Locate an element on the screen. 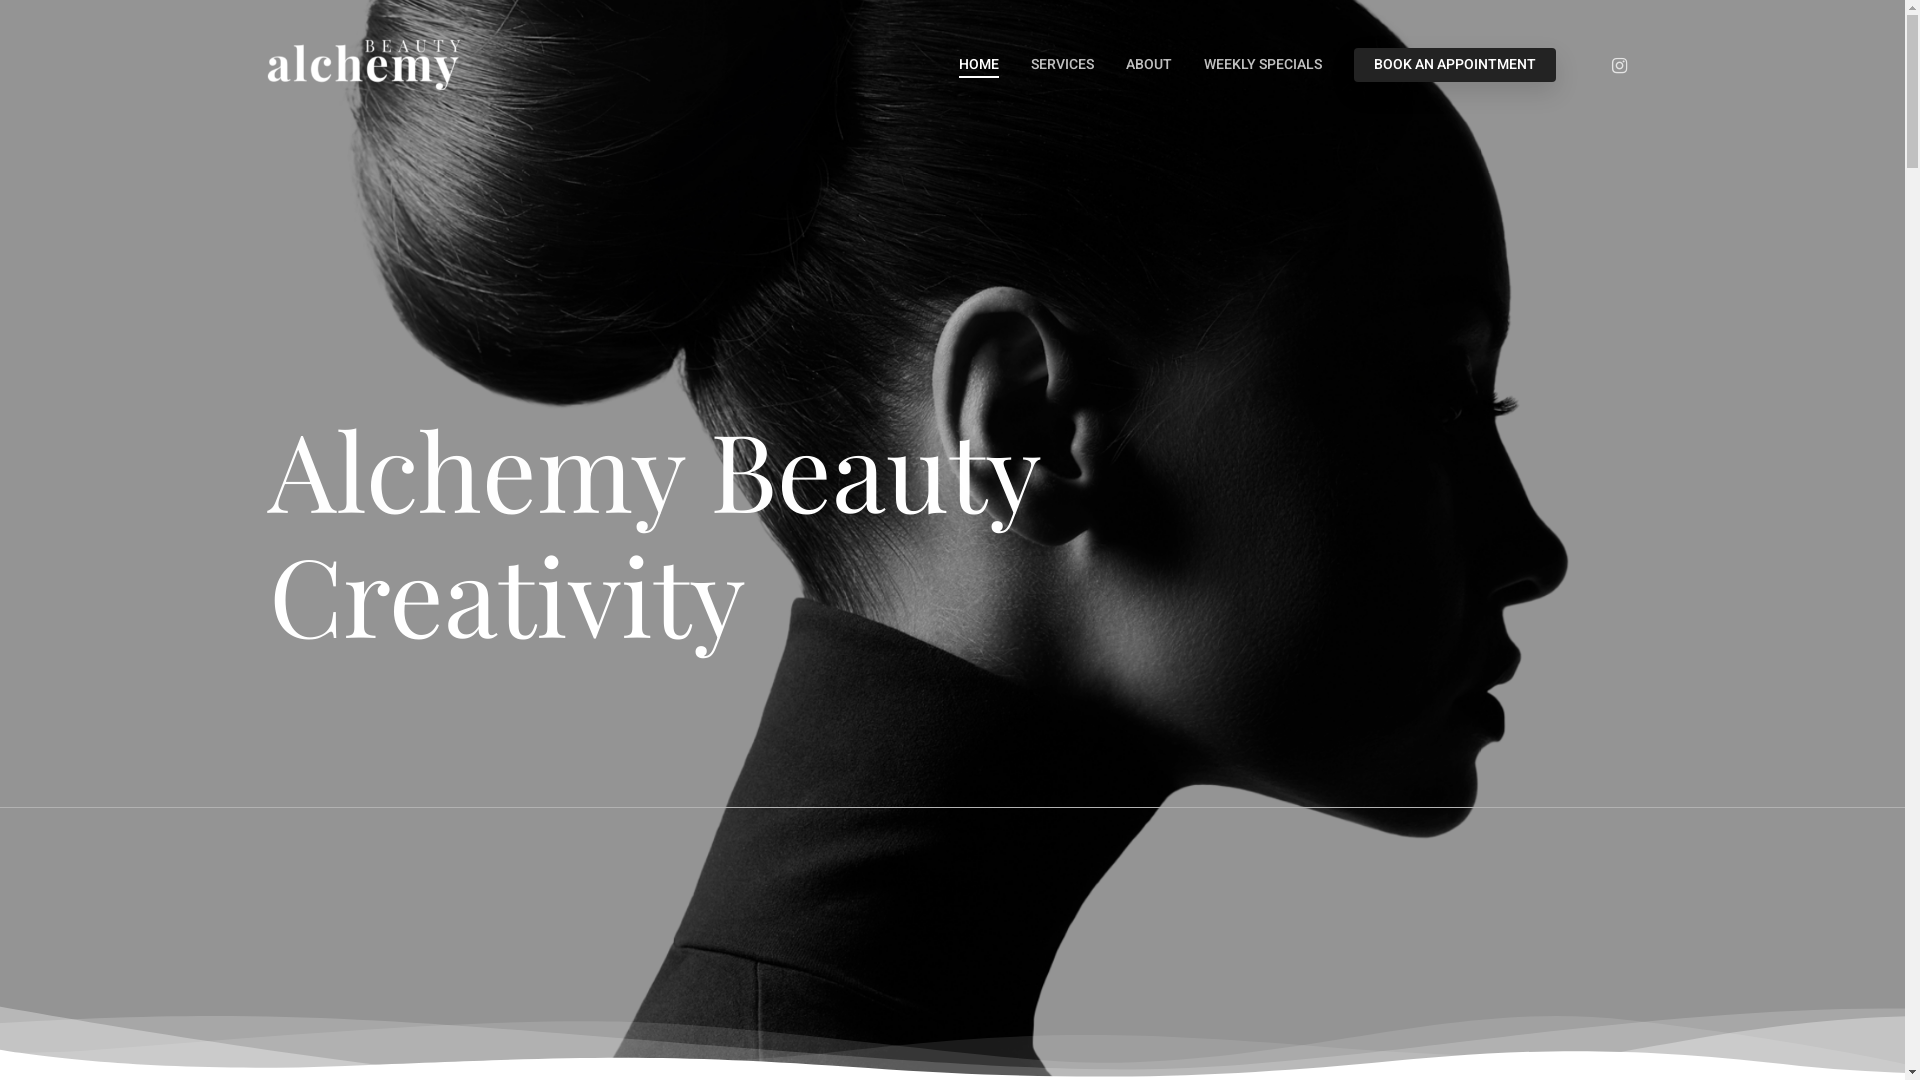  'BOOK AN APPOINTMENT' is located at coordinates (1353, 64).